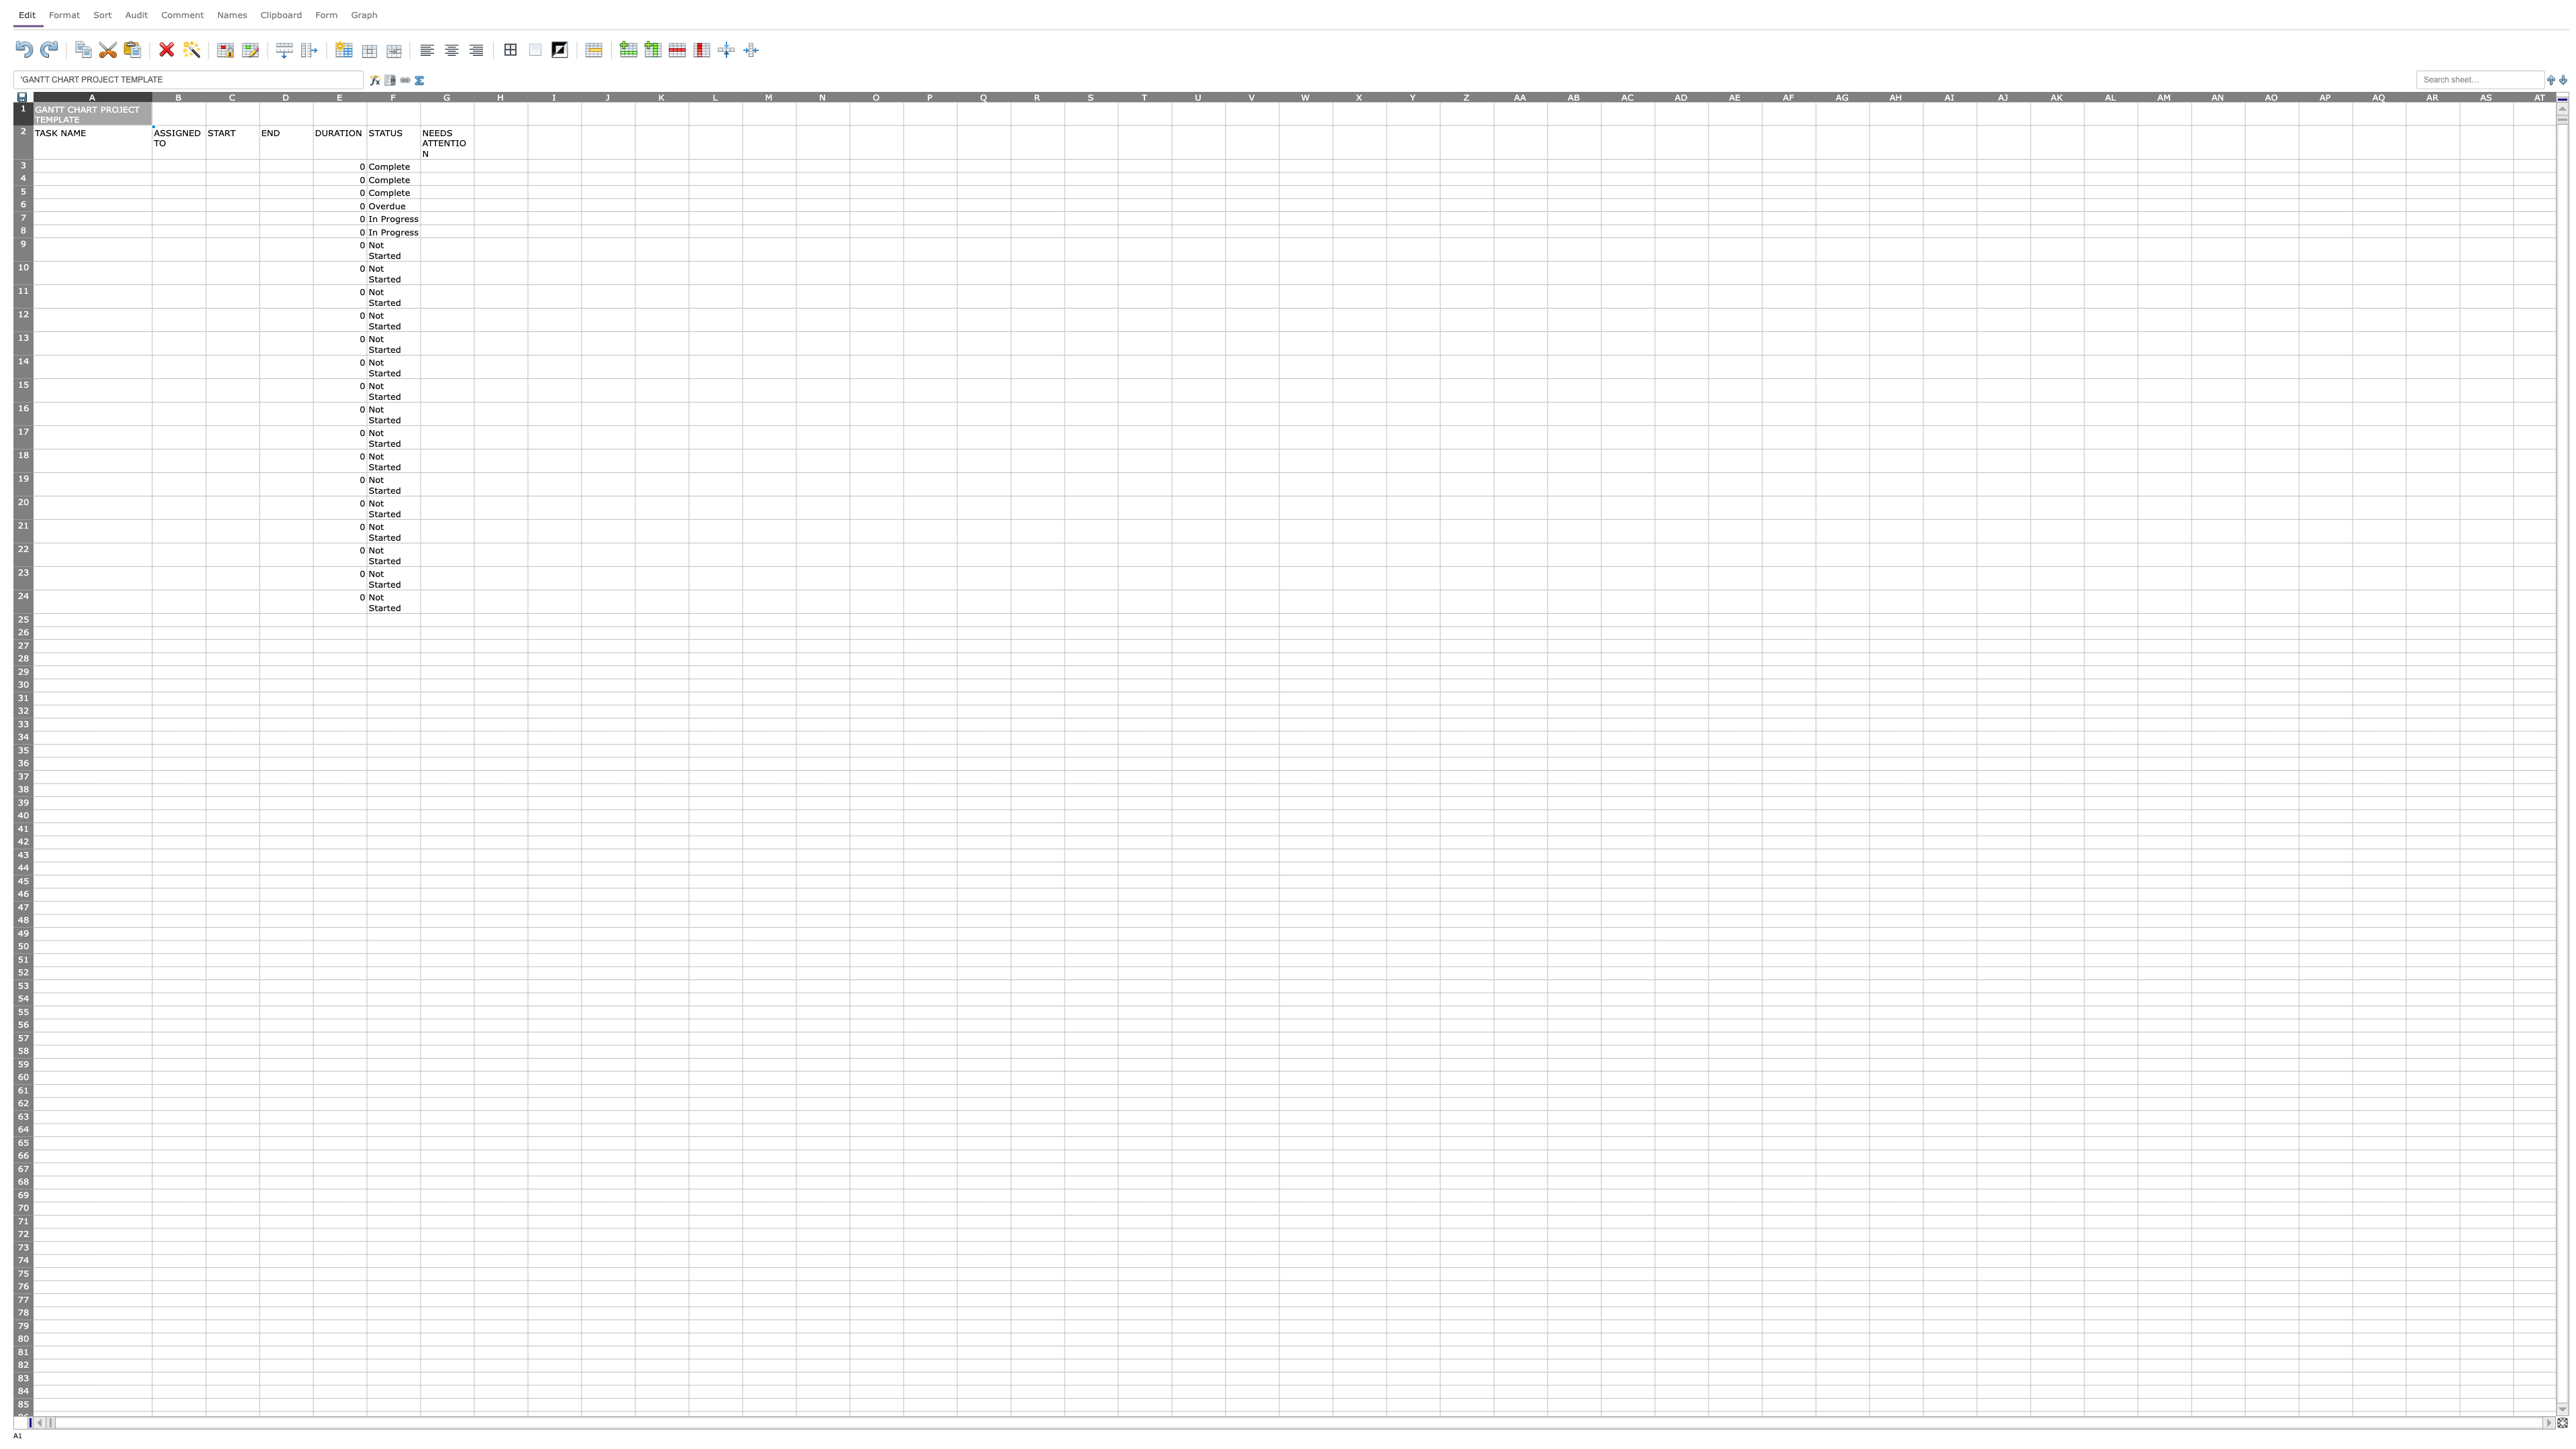 This screenshot has height=1449, width=2576. Describe the element at coordinates (204, 95) in the screenshot. I see `column B's right edge for resizing` at that location.